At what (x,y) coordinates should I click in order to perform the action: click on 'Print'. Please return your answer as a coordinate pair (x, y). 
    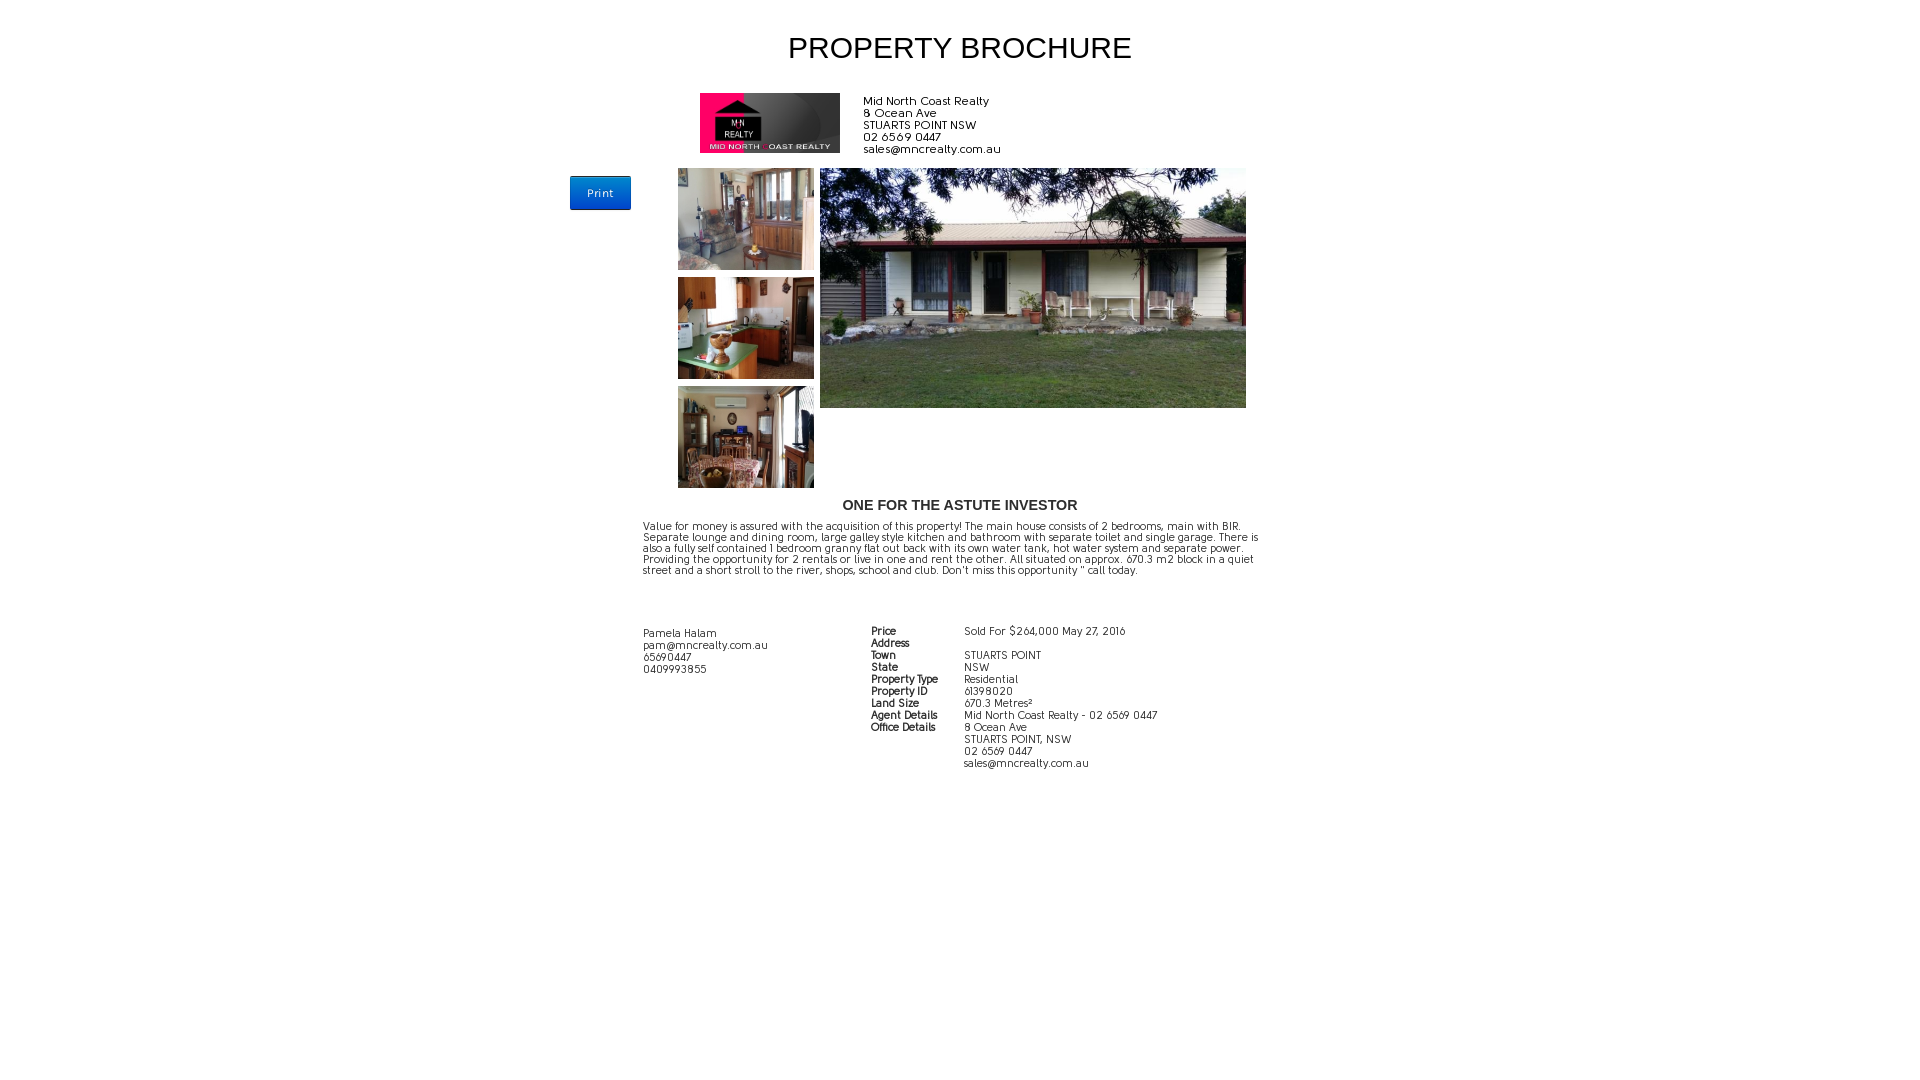
    Looking at the image, I should click on (599, 192).